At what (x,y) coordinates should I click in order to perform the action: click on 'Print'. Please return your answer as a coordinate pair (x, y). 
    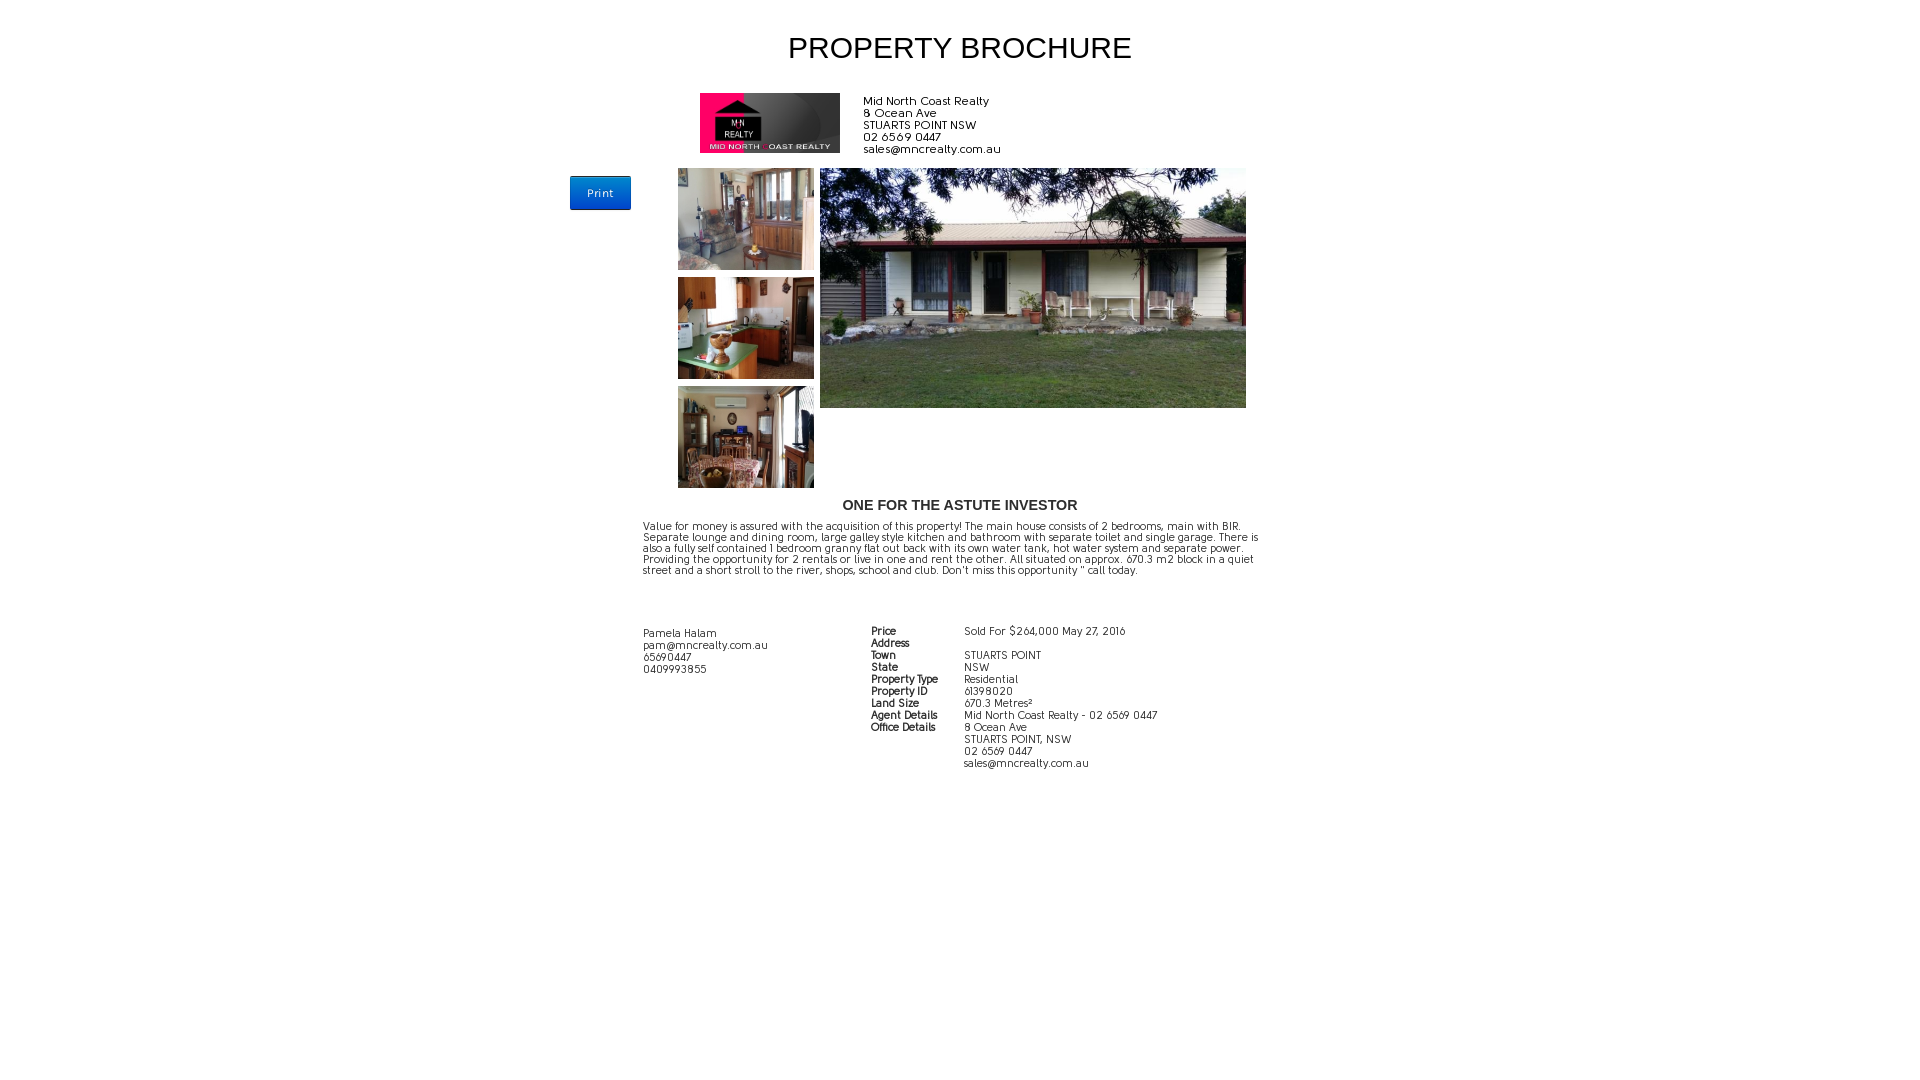
    Looking at the image, I should click on (599, 192).